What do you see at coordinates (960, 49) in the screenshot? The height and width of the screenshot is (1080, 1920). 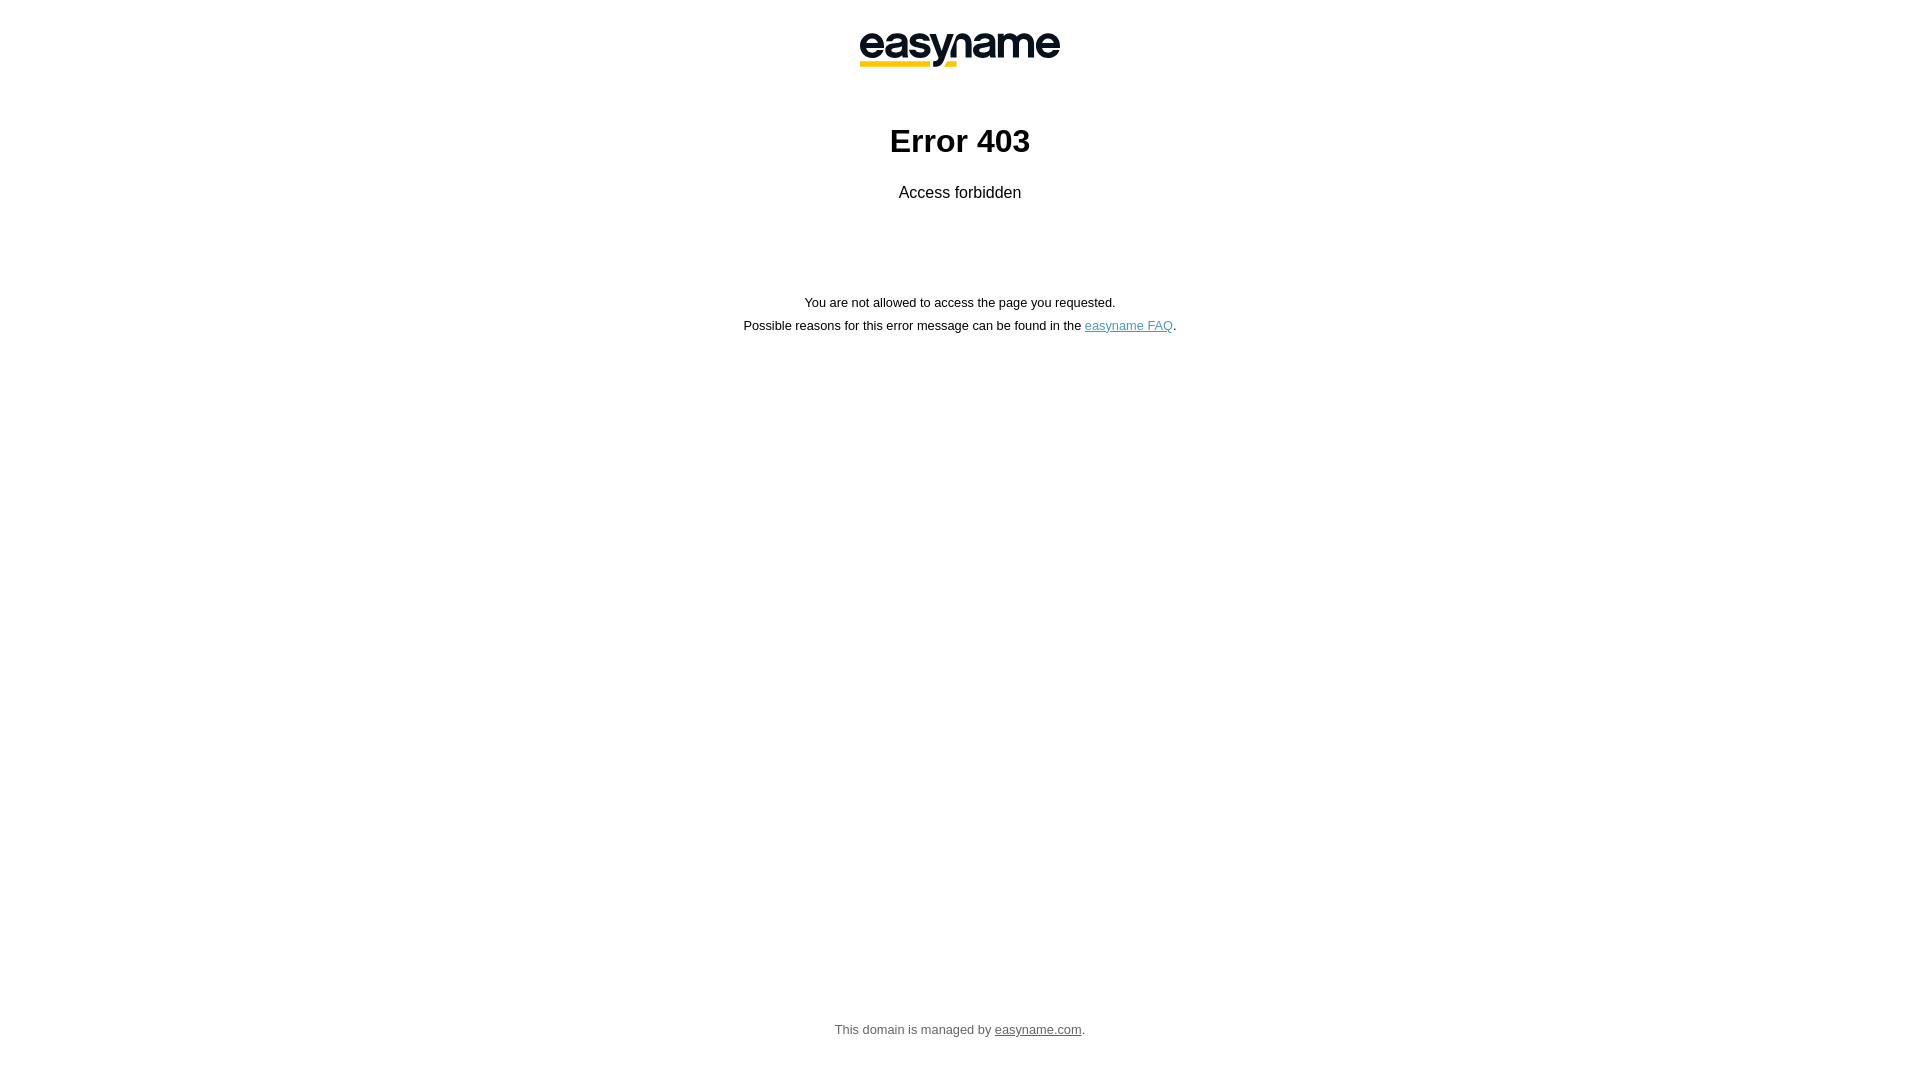 I see `'easyname GmbH'` at bounding box center [960, 49].